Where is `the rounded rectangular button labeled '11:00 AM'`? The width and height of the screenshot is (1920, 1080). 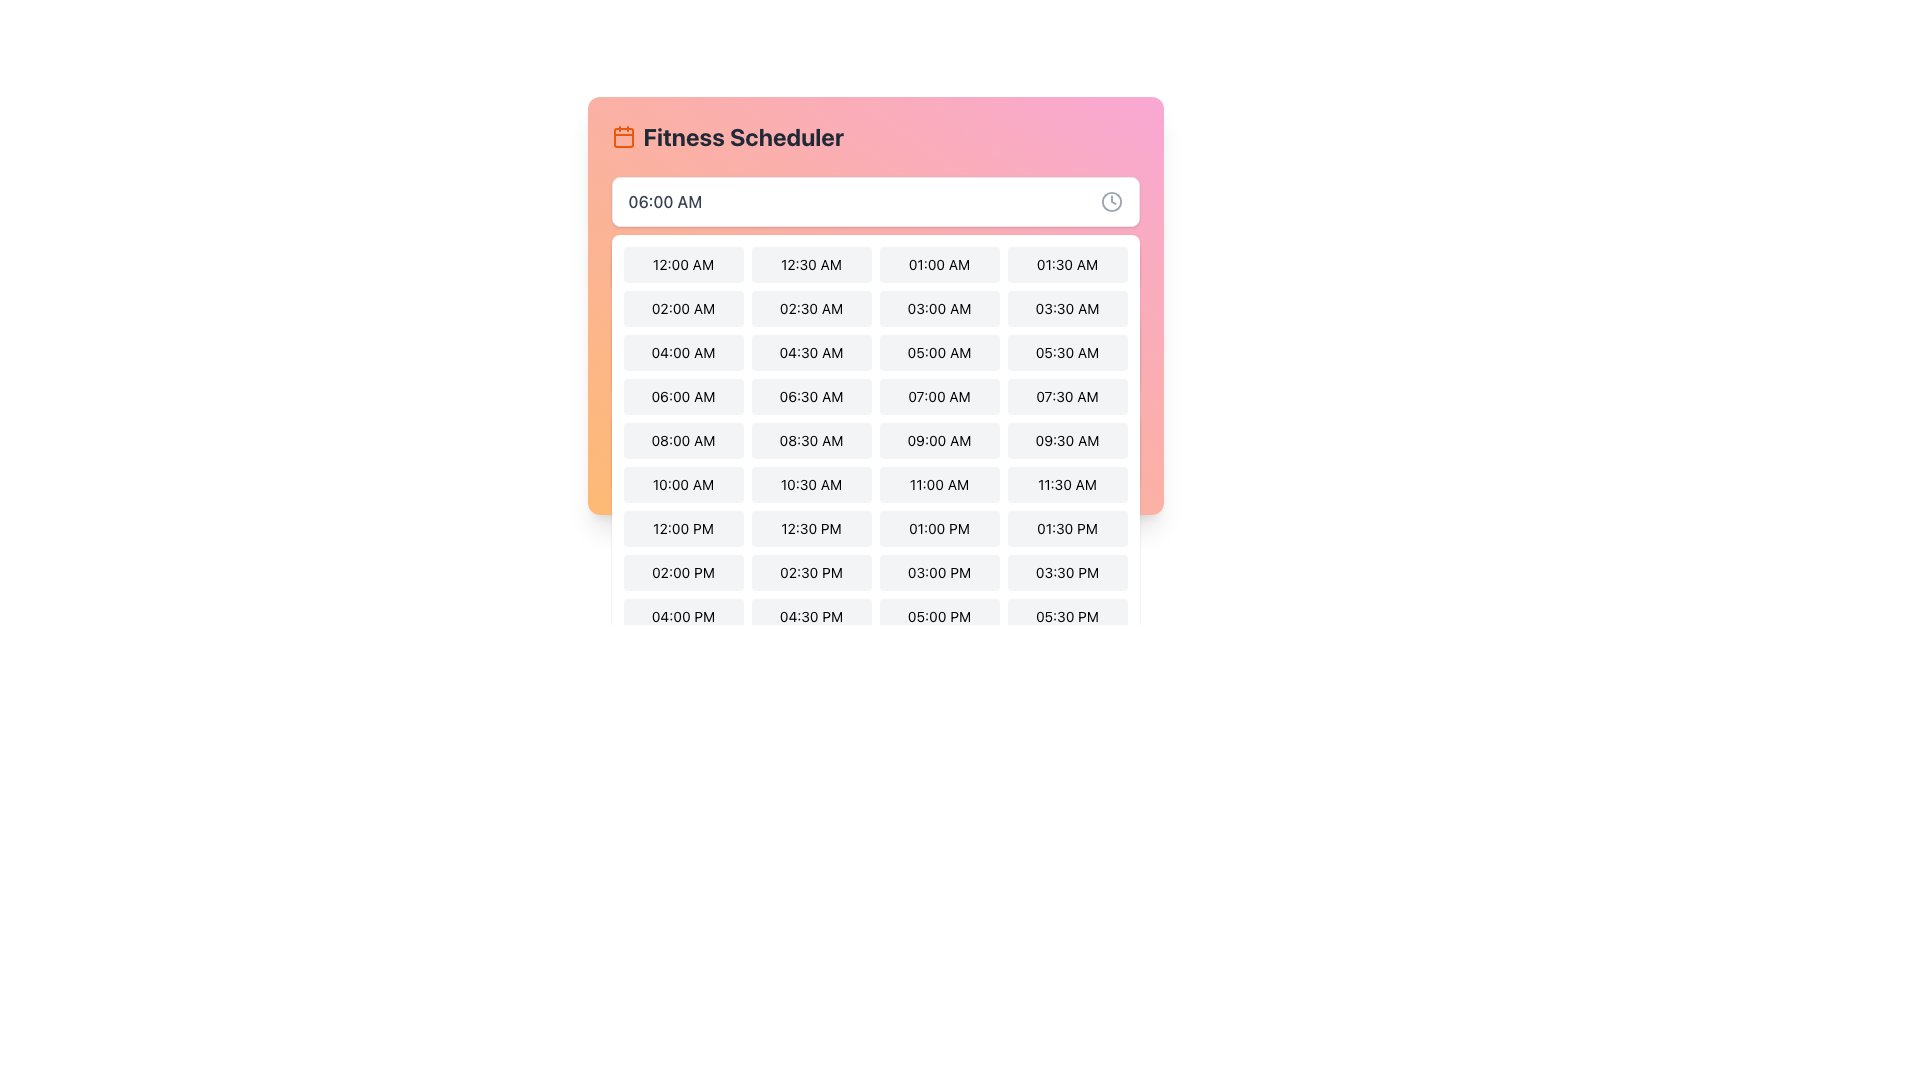
the rounded rectangular button labeled '11:00 AM' is located at coordinates (938, 485).